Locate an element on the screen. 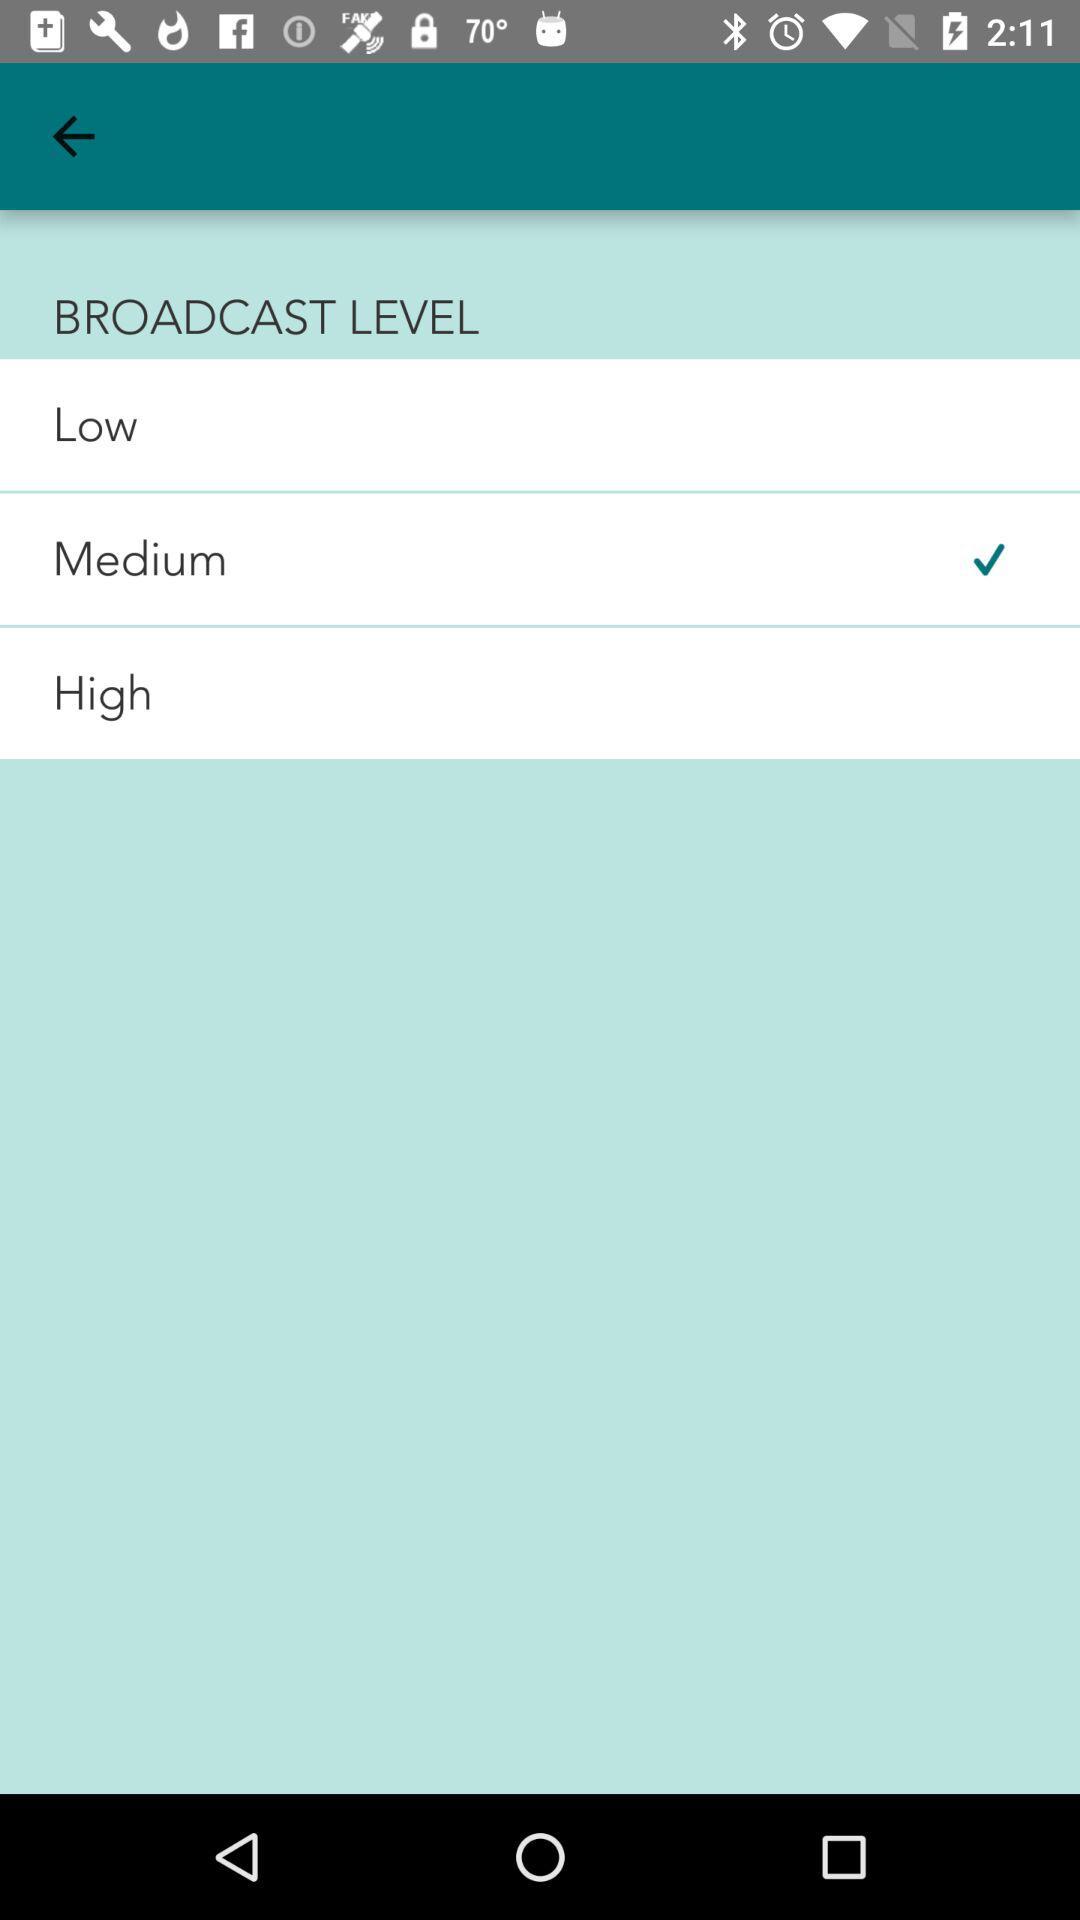 The height and width of the screenshot is (1920, 1080). the icon above the high icon is located at coordinates (114, 559).